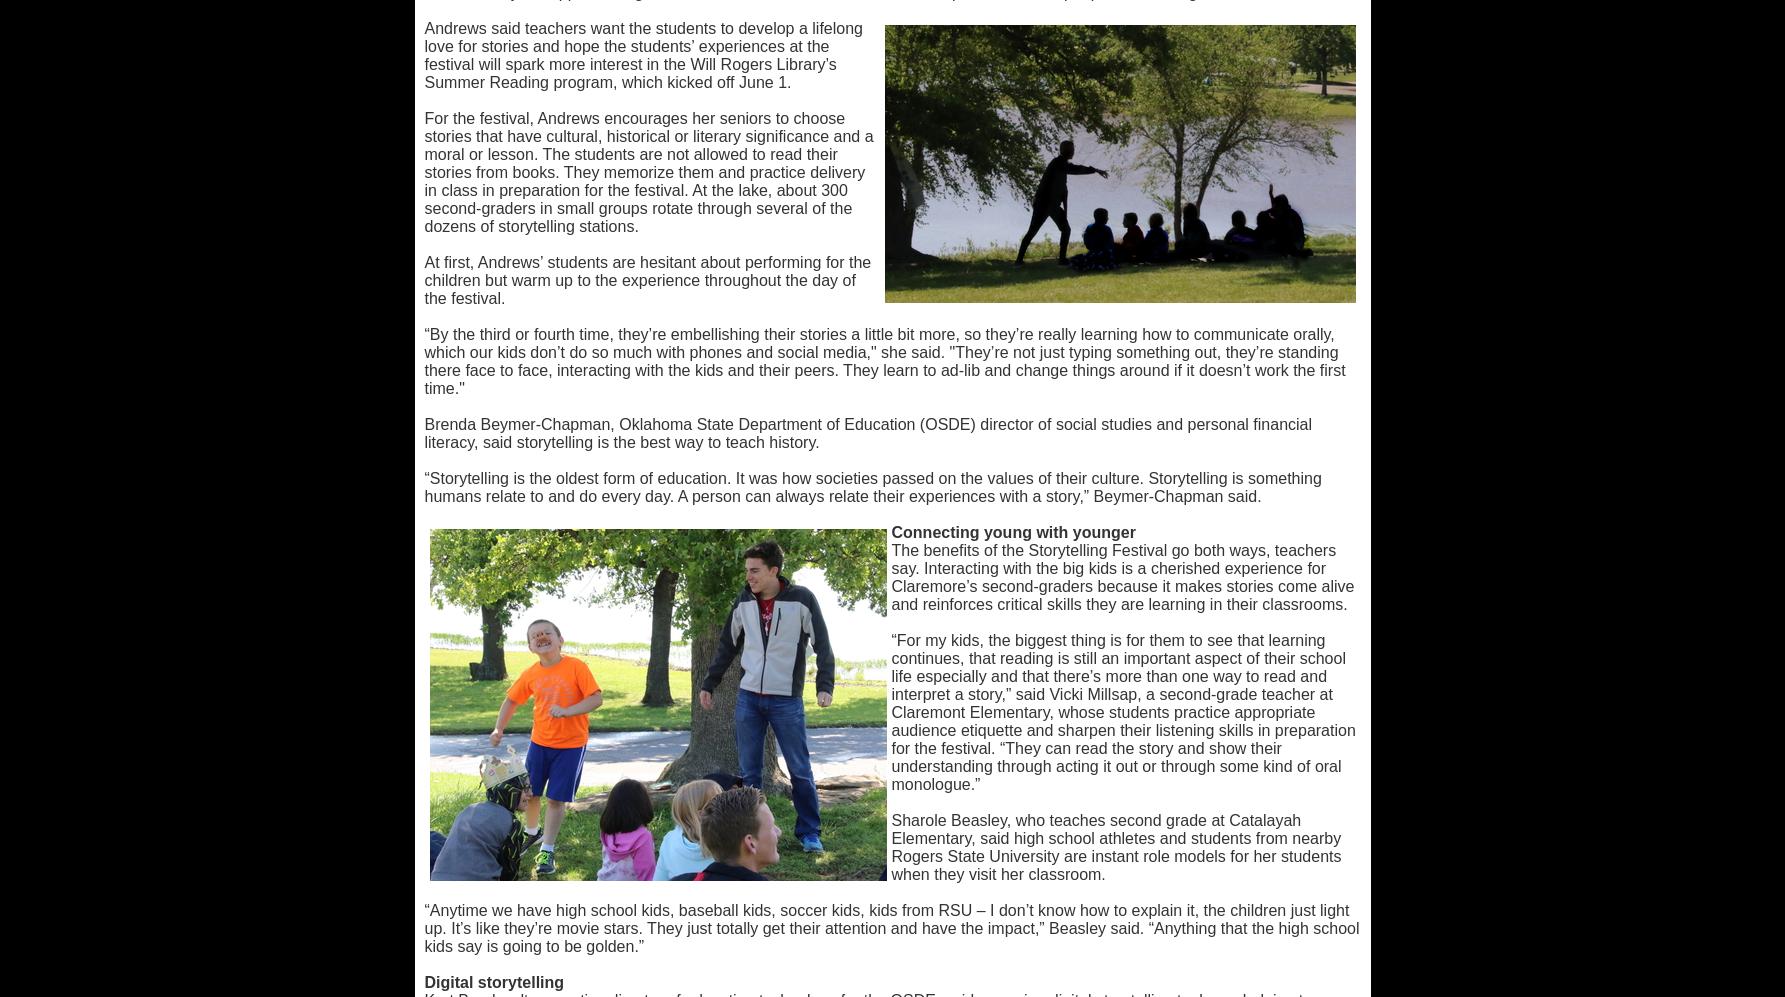 The height and width of the screenshot is (997, 1785). Describe the element at coordinates (586, 104) in the screenshot. I see `'Title Services'` at that location.